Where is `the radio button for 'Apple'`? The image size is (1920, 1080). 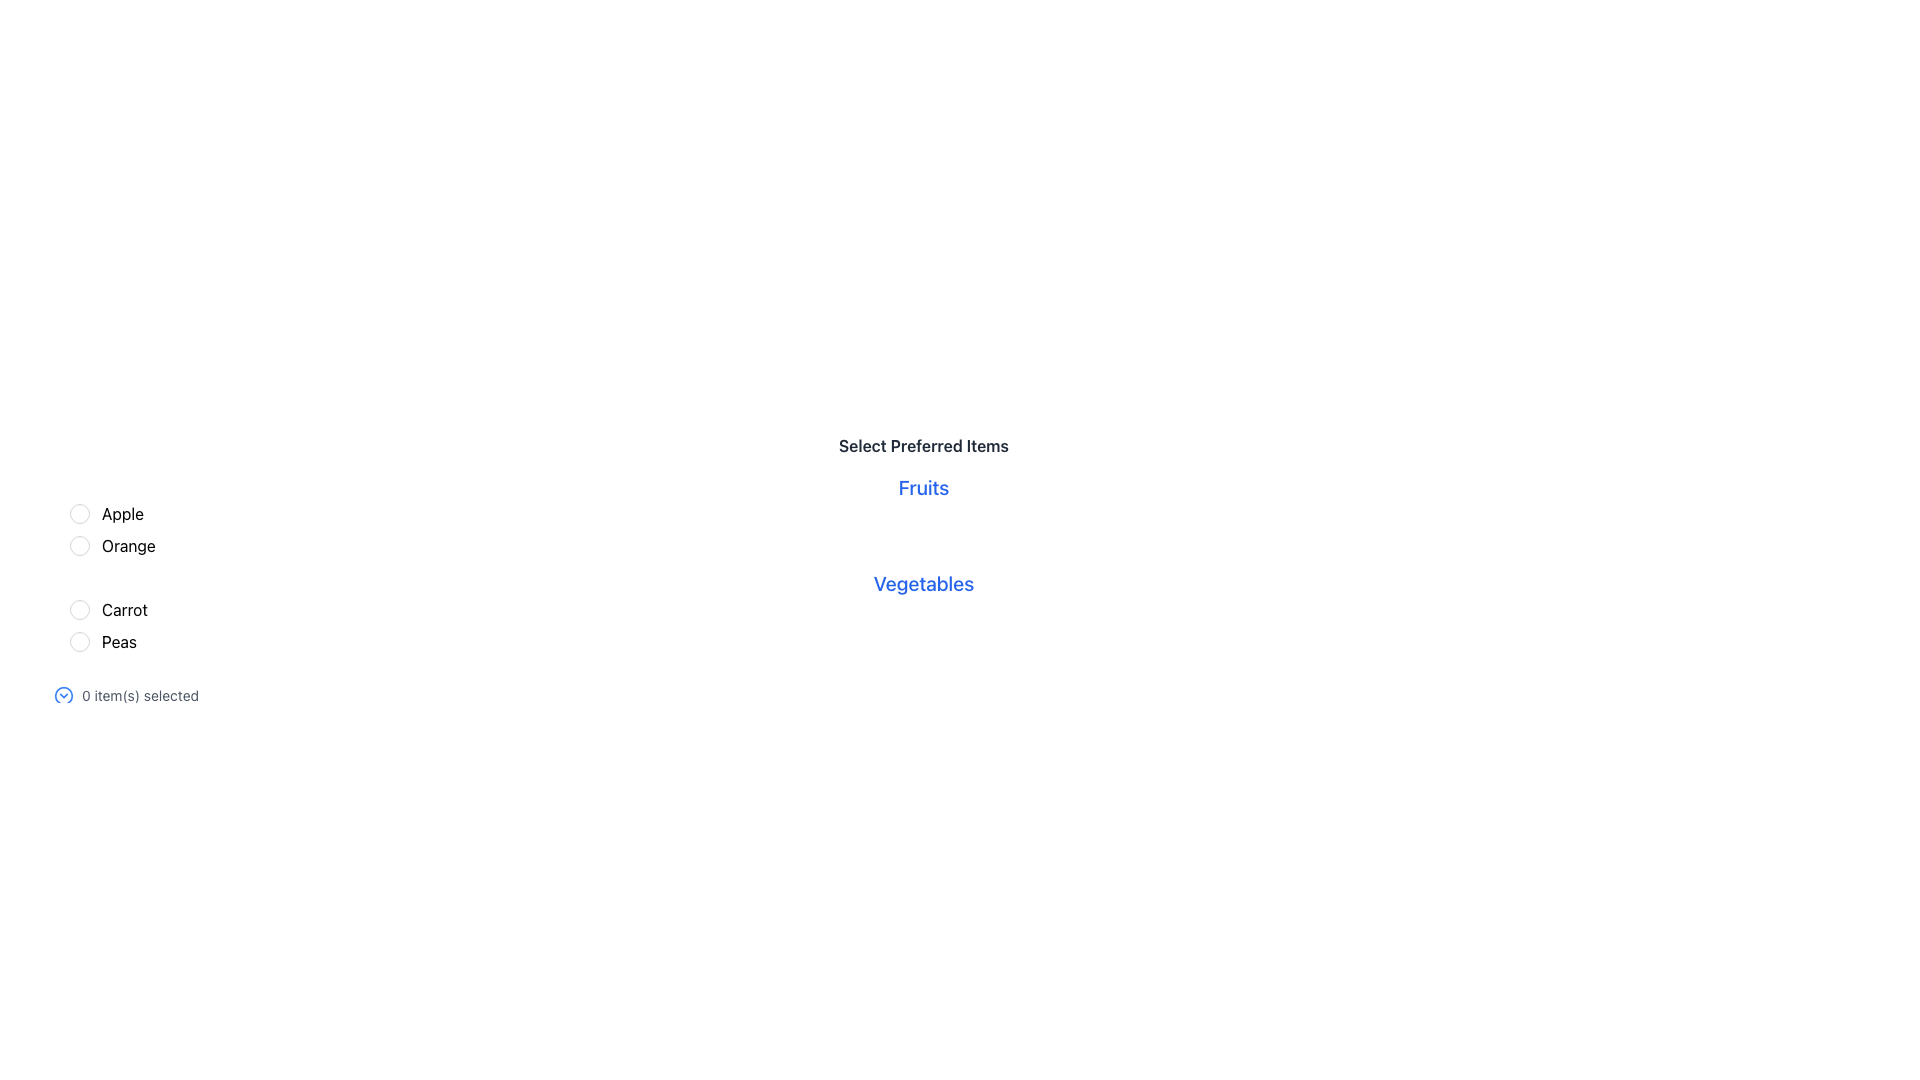
the radio button for 'Apple' is located at coordinates (80, 512).